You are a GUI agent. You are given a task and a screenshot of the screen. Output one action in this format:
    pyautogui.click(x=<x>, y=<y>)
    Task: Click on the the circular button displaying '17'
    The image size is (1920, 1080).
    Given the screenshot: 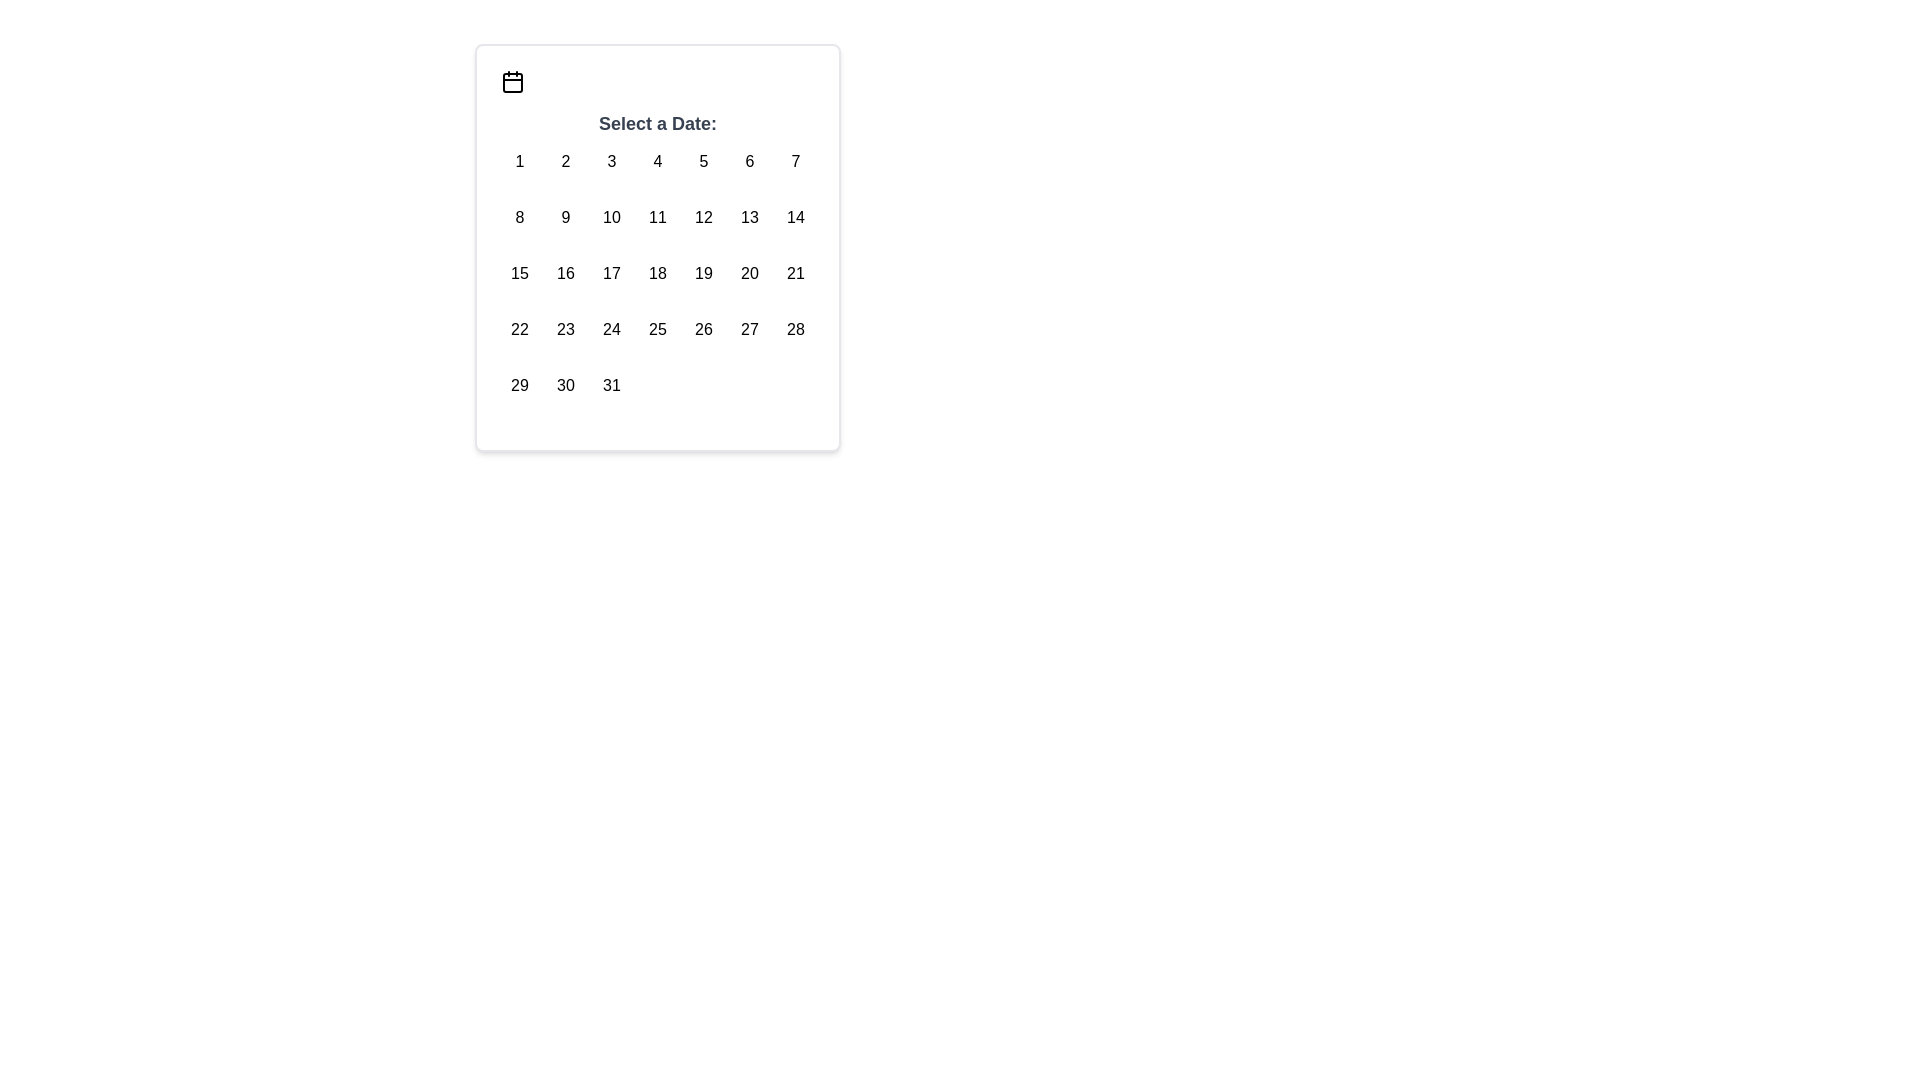 What is the action you would take?
    pyautogui.click(x=611, y=273)
    